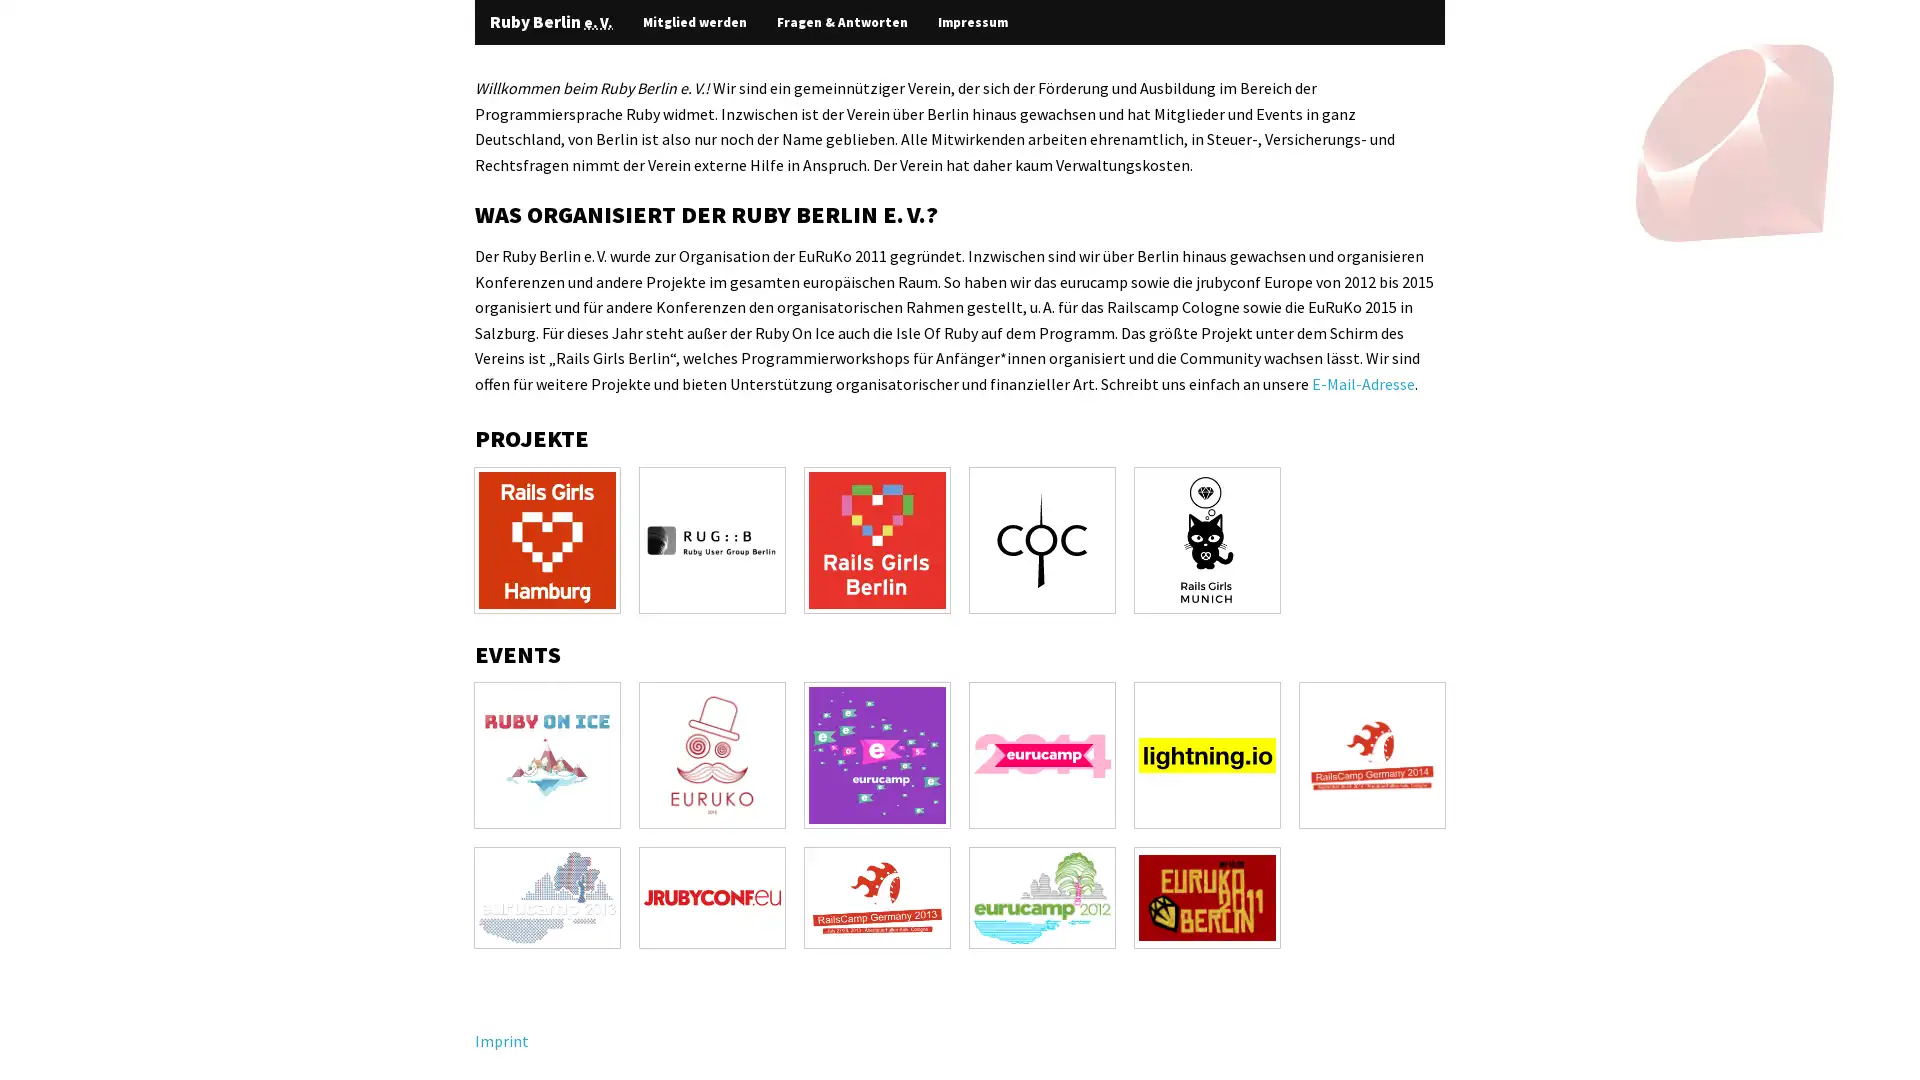 The height and width of the screenshot is (1080, 1920). What do you see at coordinates (877, 538) in the screenshot?
I see `Rails girls berlin` at bounding box center [877, 538].